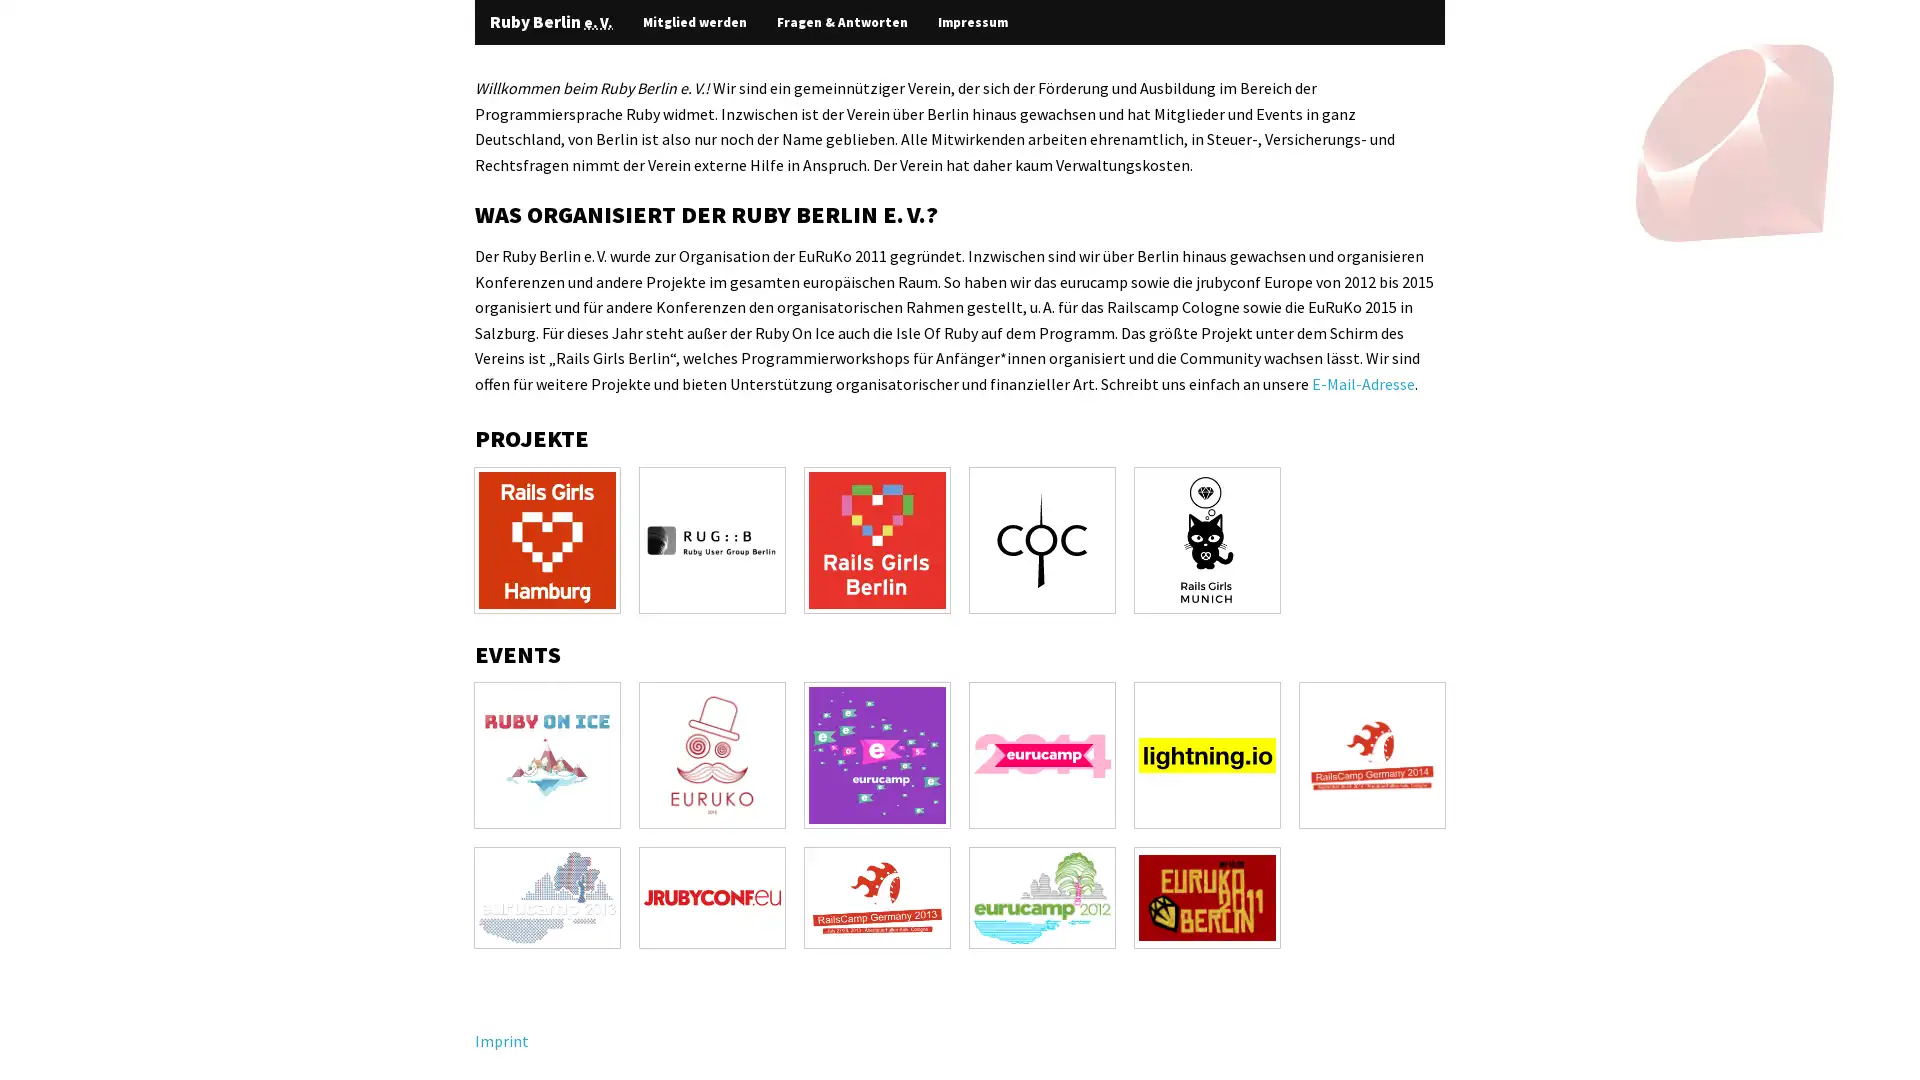 The height and width of the screenshot is (1080, 1920). What do you see at coordinates (877, 538) in the screenshot?
I see `Rails girls berlin` at bounding box center [877, 538].